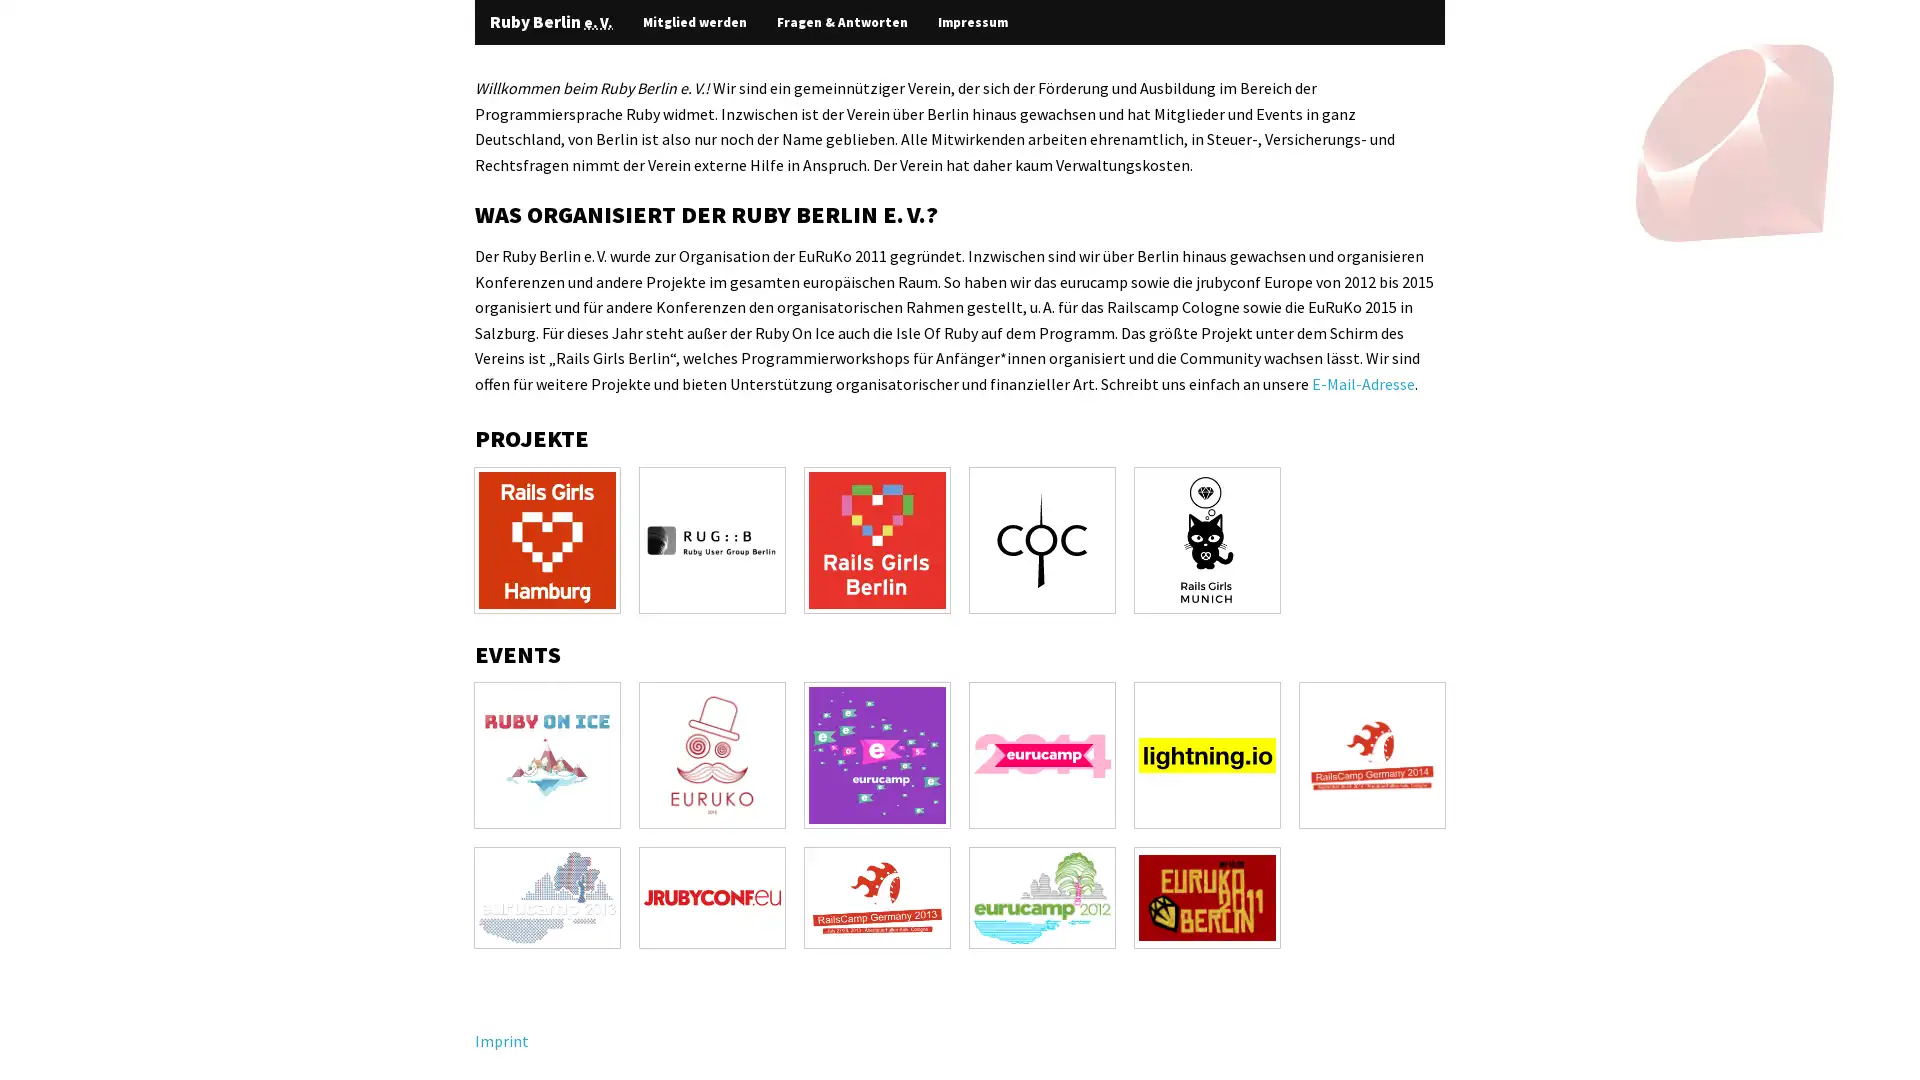 The height and width of the screenshot is (1080, 1920). What do you see at coordinates (877, 538) in the screenshot?
I see `Rails girls berlin` at bounding box center [877, 538].